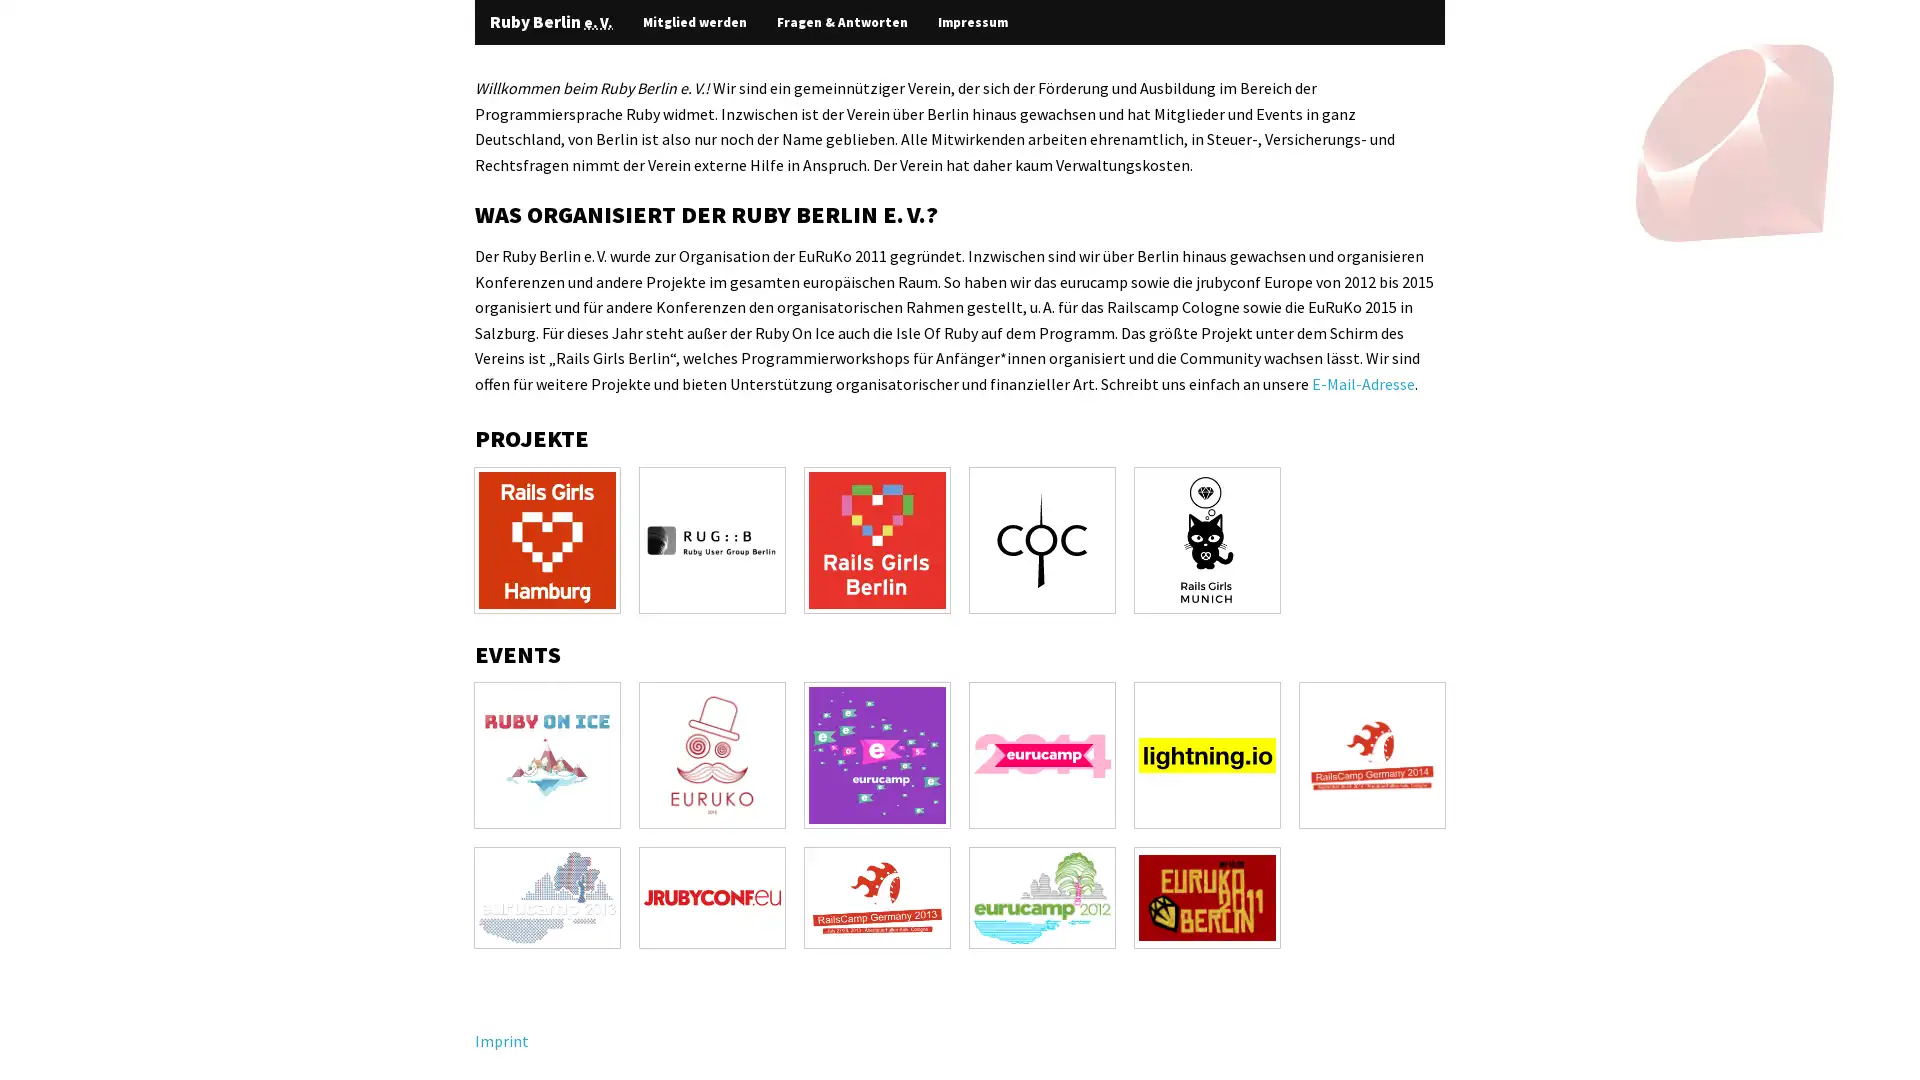 The height and width of the screenshot is (1080, 1920). What do you see at coordinates (877, 538) in the screenshot?
I see `Rails girls berlin` at bounding box center [877, 538].